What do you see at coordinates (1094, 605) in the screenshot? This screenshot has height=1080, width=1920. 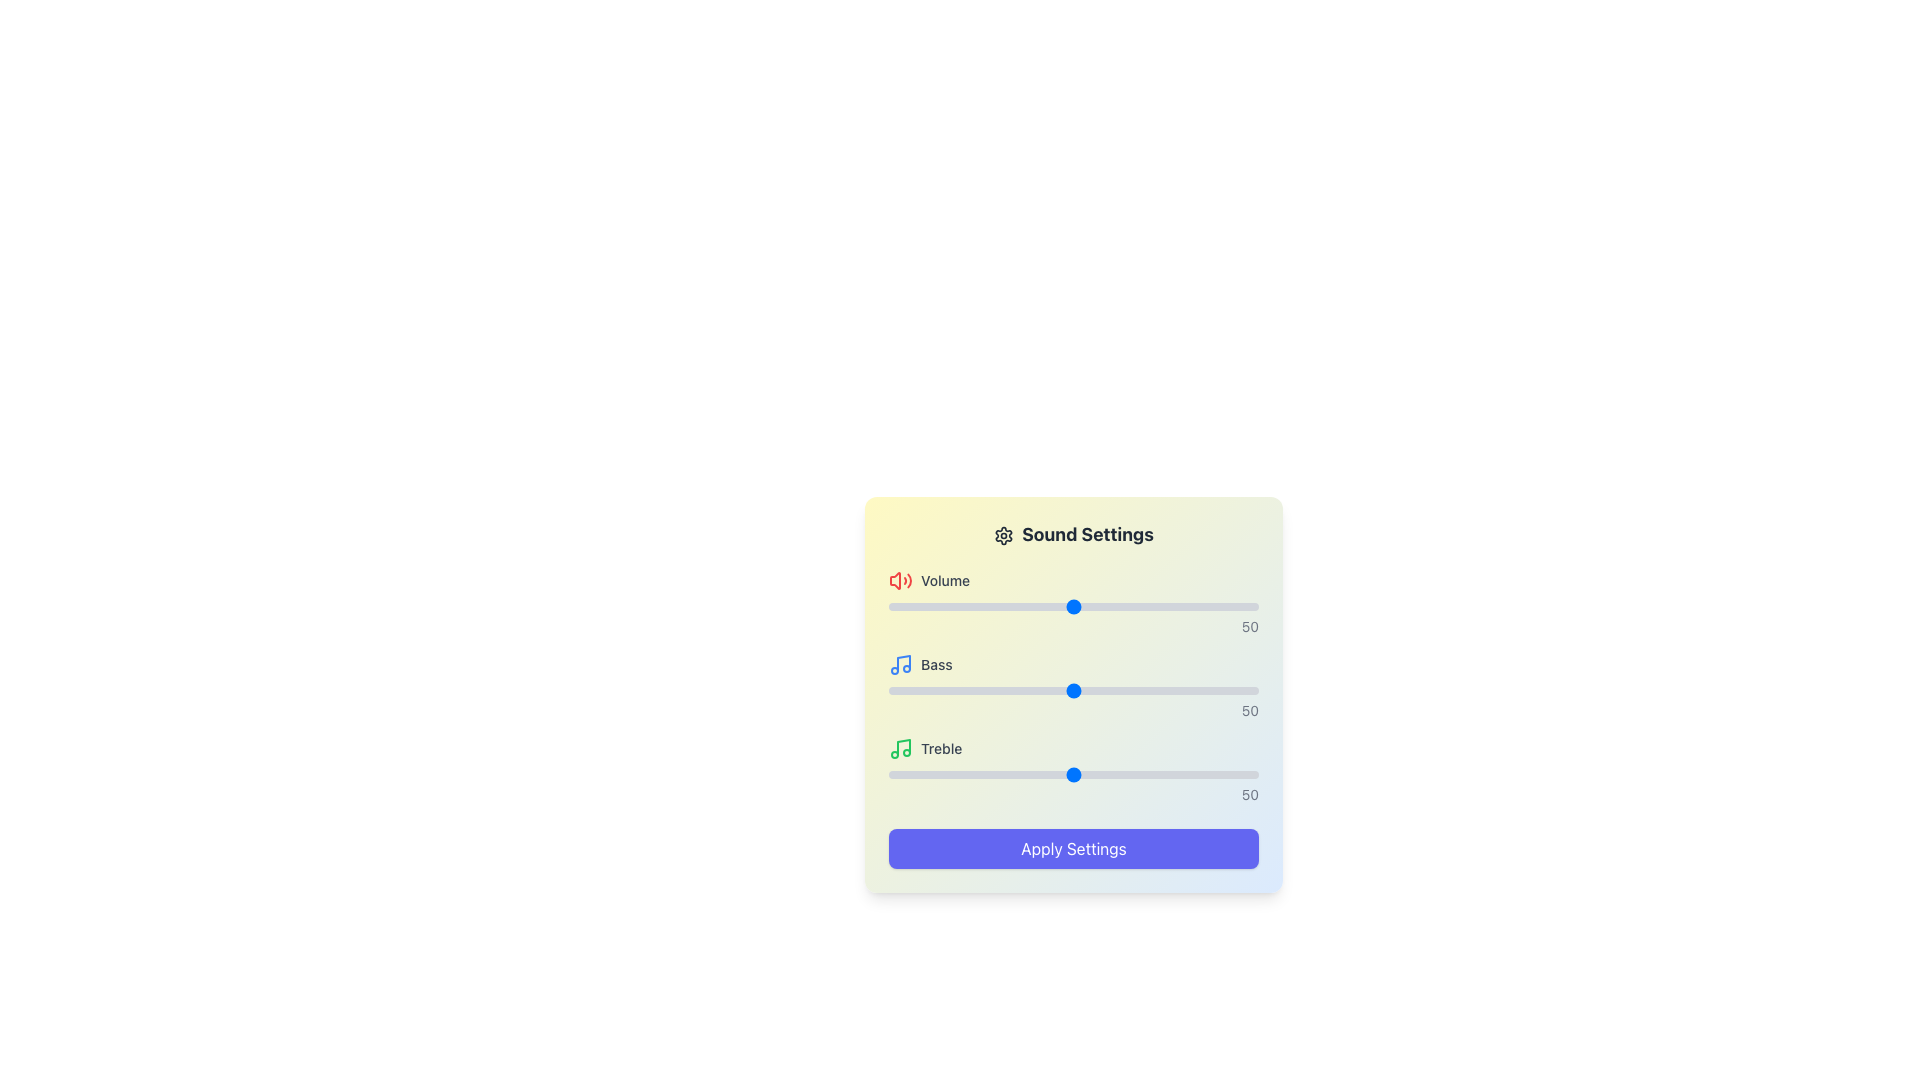 I see `the volume level` at bounding box center [1094, 605].